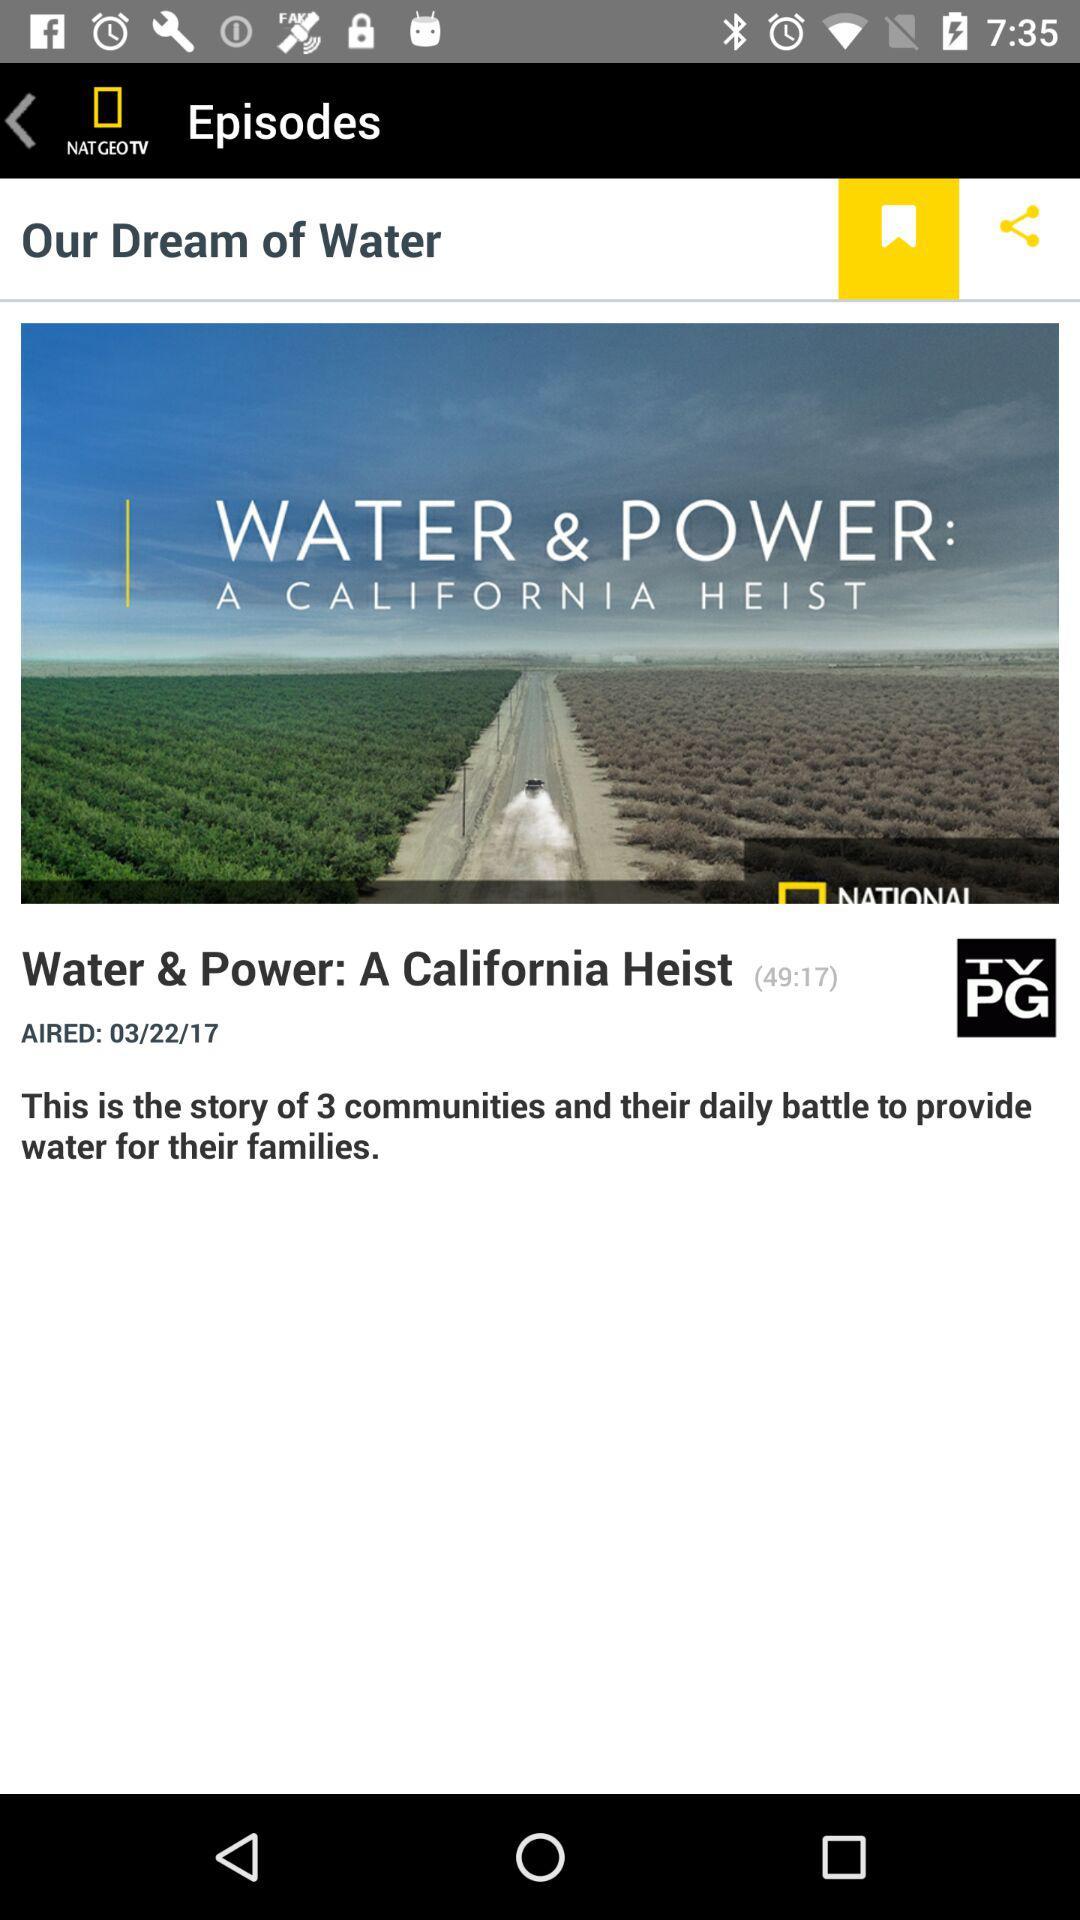  What do you see at coordinates (897, 238) in the screenshot?
I see `item to the right of the our dream of item` at bounding box center [897, 238].